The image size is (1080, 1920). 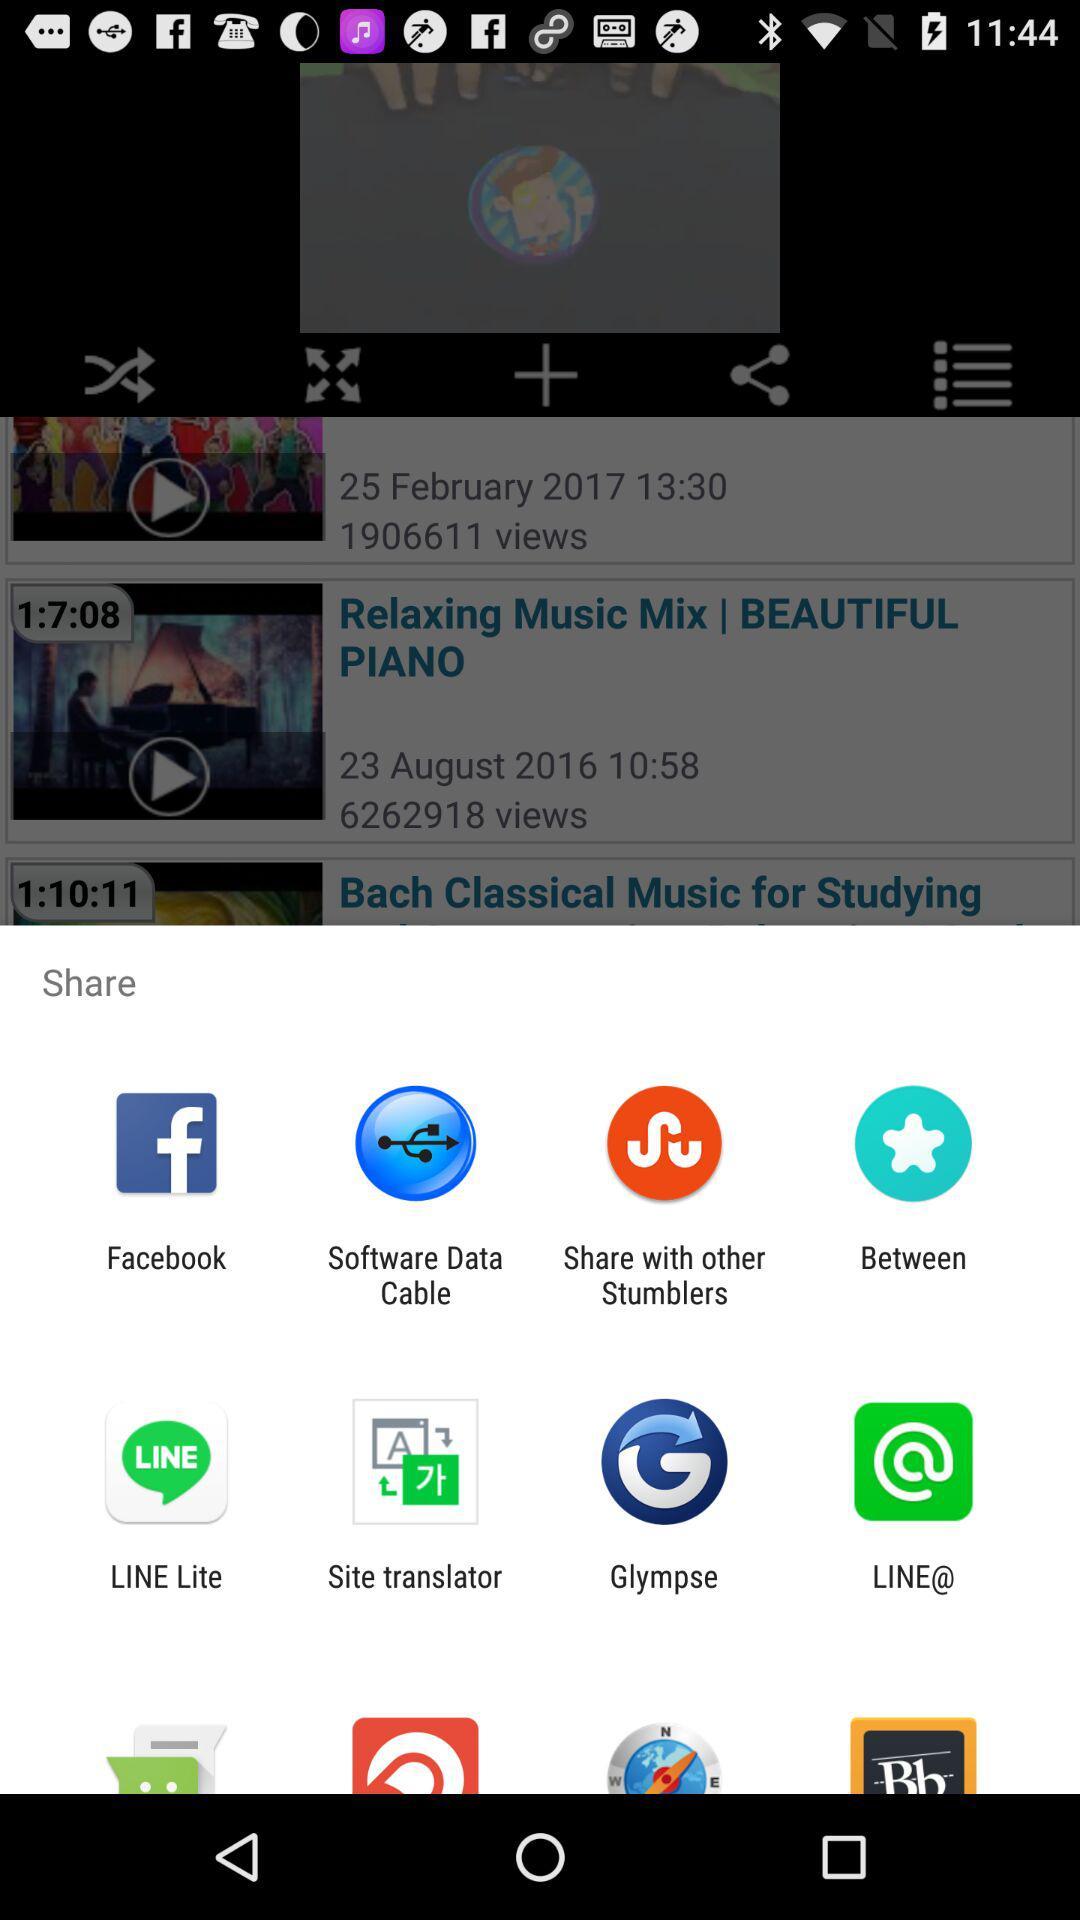 What do you see at coordinates (664, 1274) in the screenshot?
I see `icon next to between app` at bounding box center [664, 1274].